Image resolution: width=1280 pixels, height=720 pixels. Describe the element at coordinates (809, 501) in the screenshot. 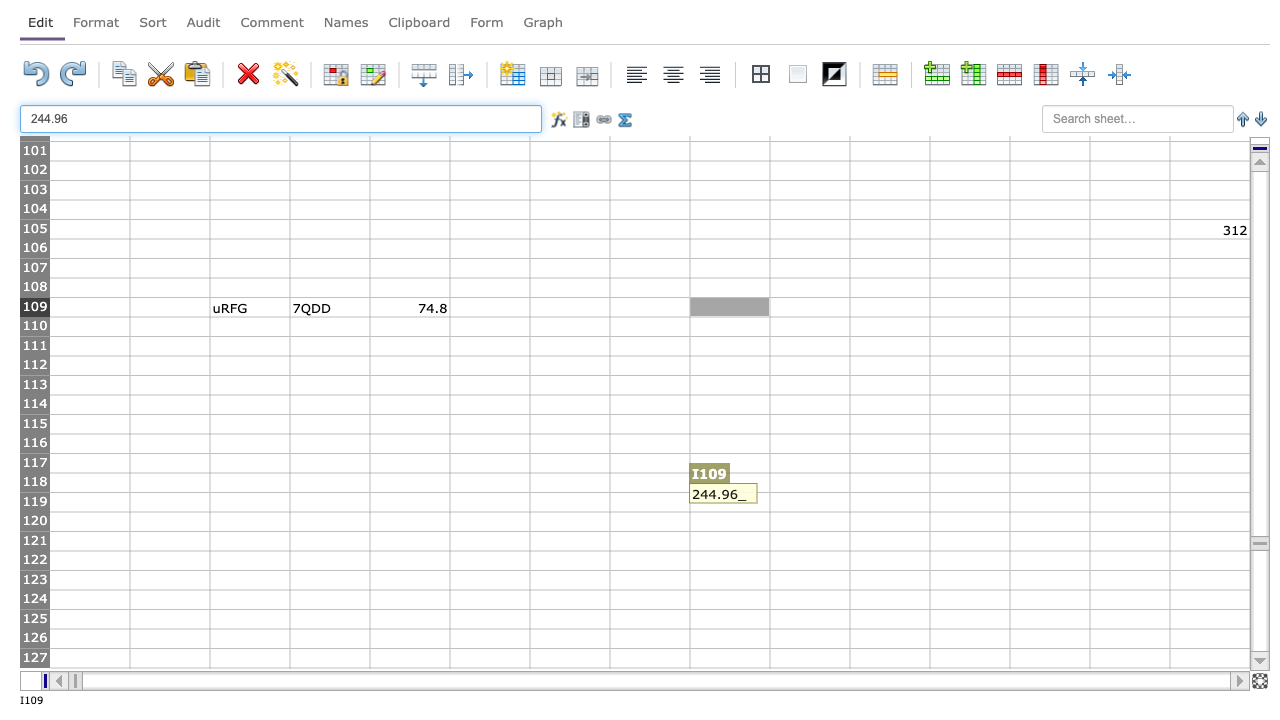

I see `J119` at that location.